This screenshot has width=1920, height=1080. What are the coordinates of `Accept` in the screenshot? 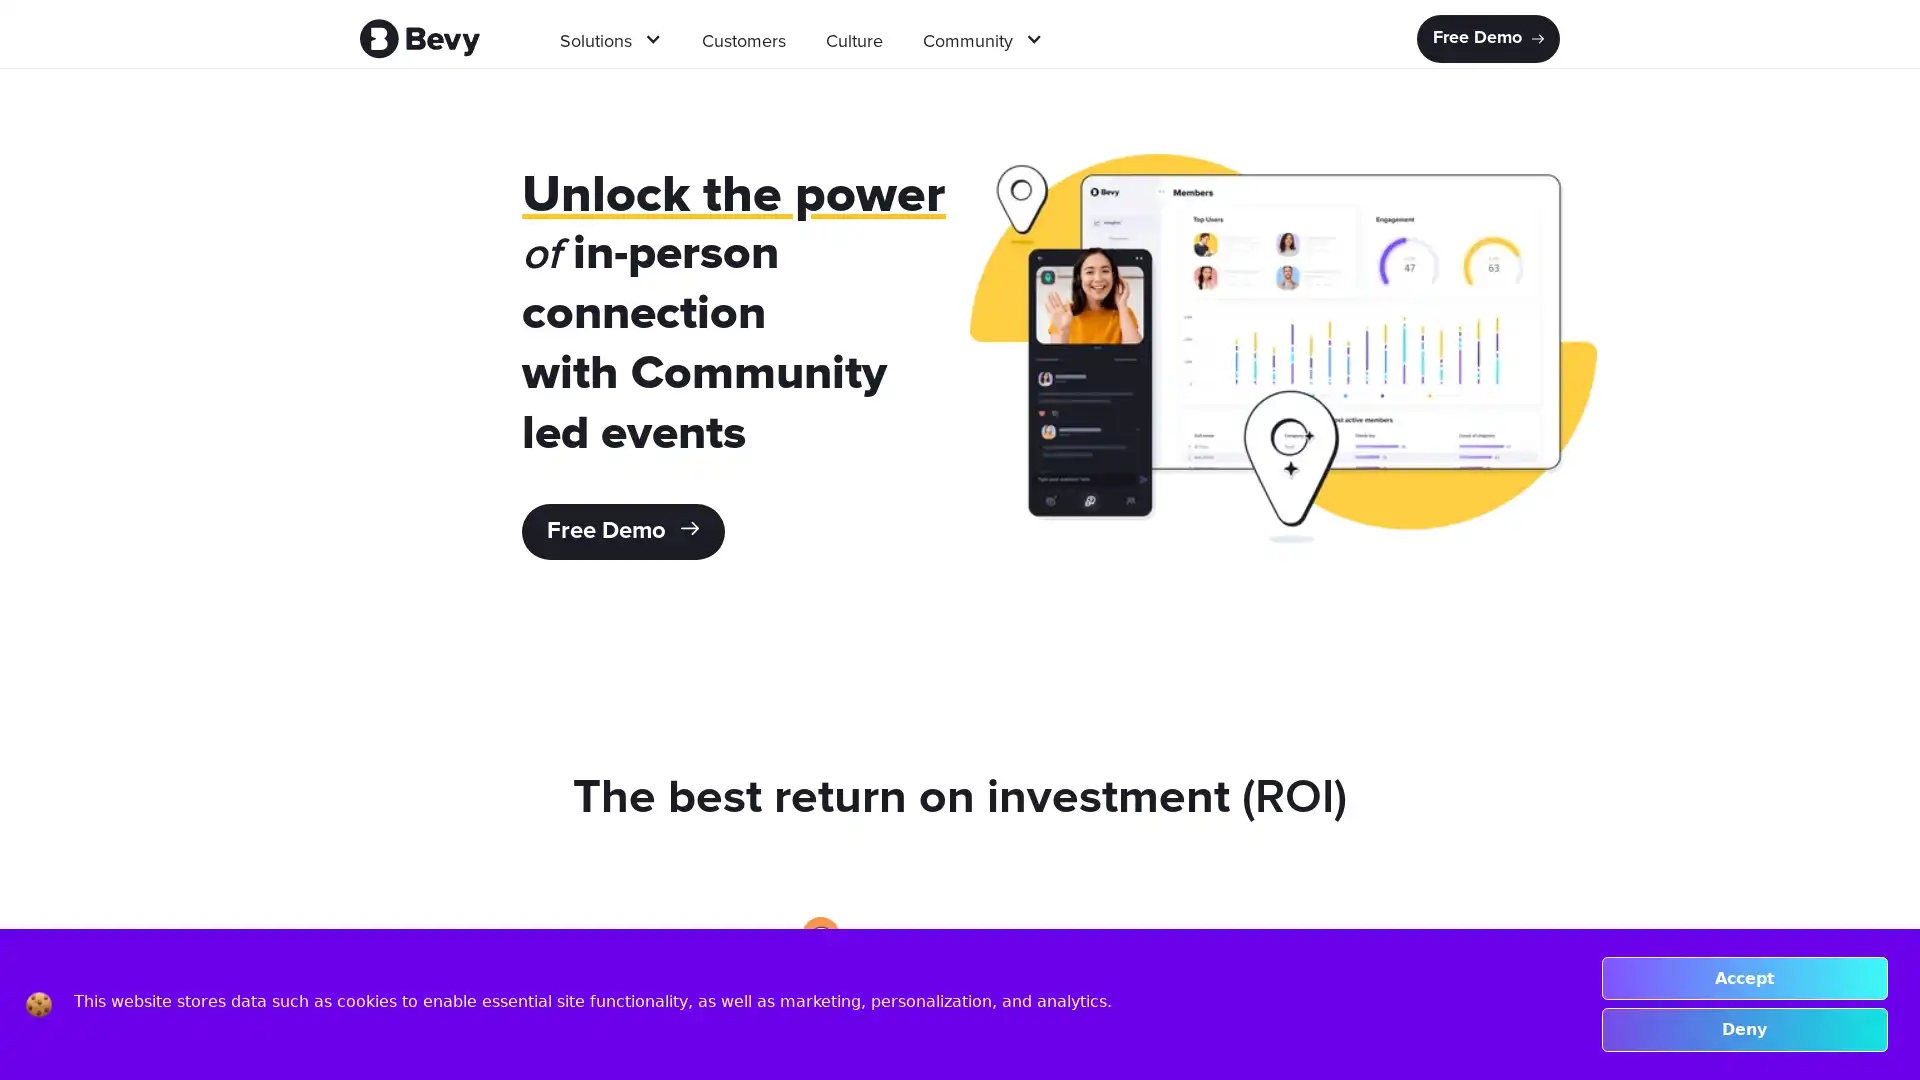 It's located at (1743, 977).